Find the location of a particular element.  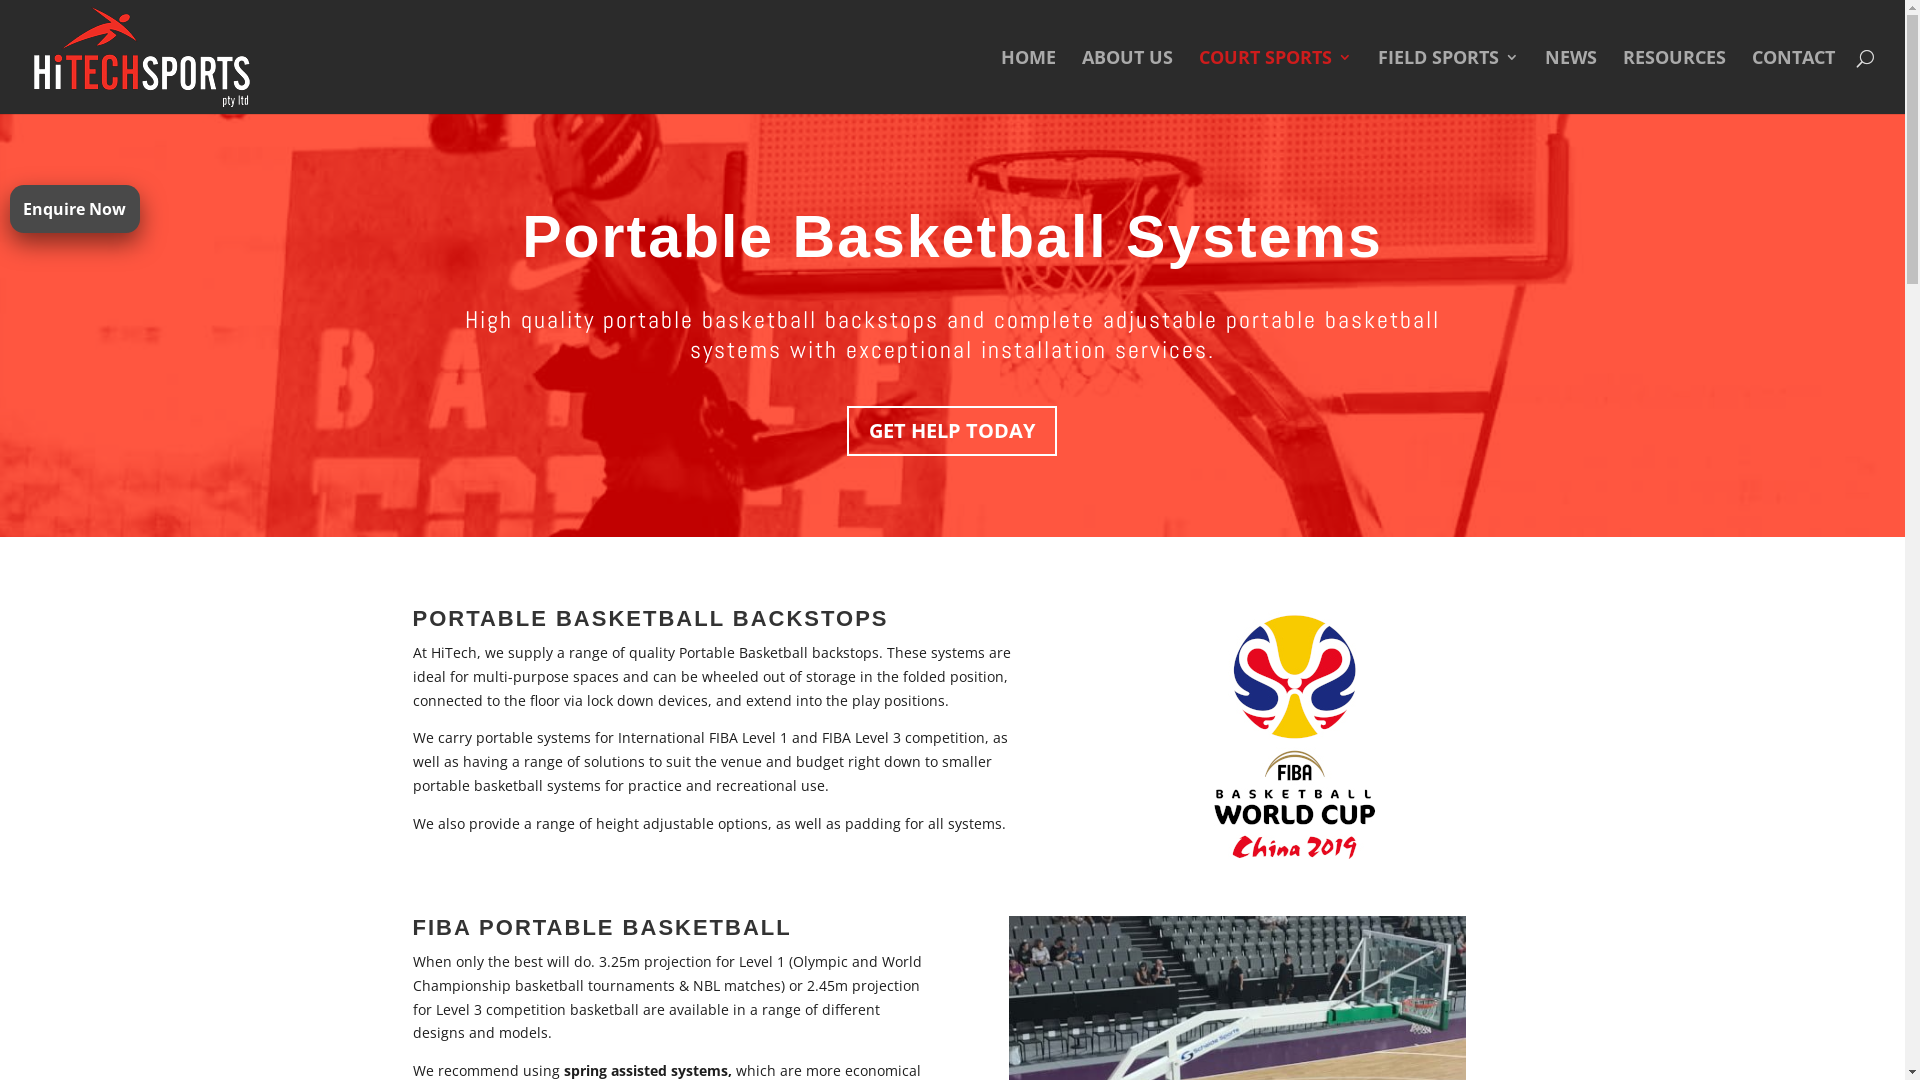

'ABOUT US' is located at coordinates (1080, 80).